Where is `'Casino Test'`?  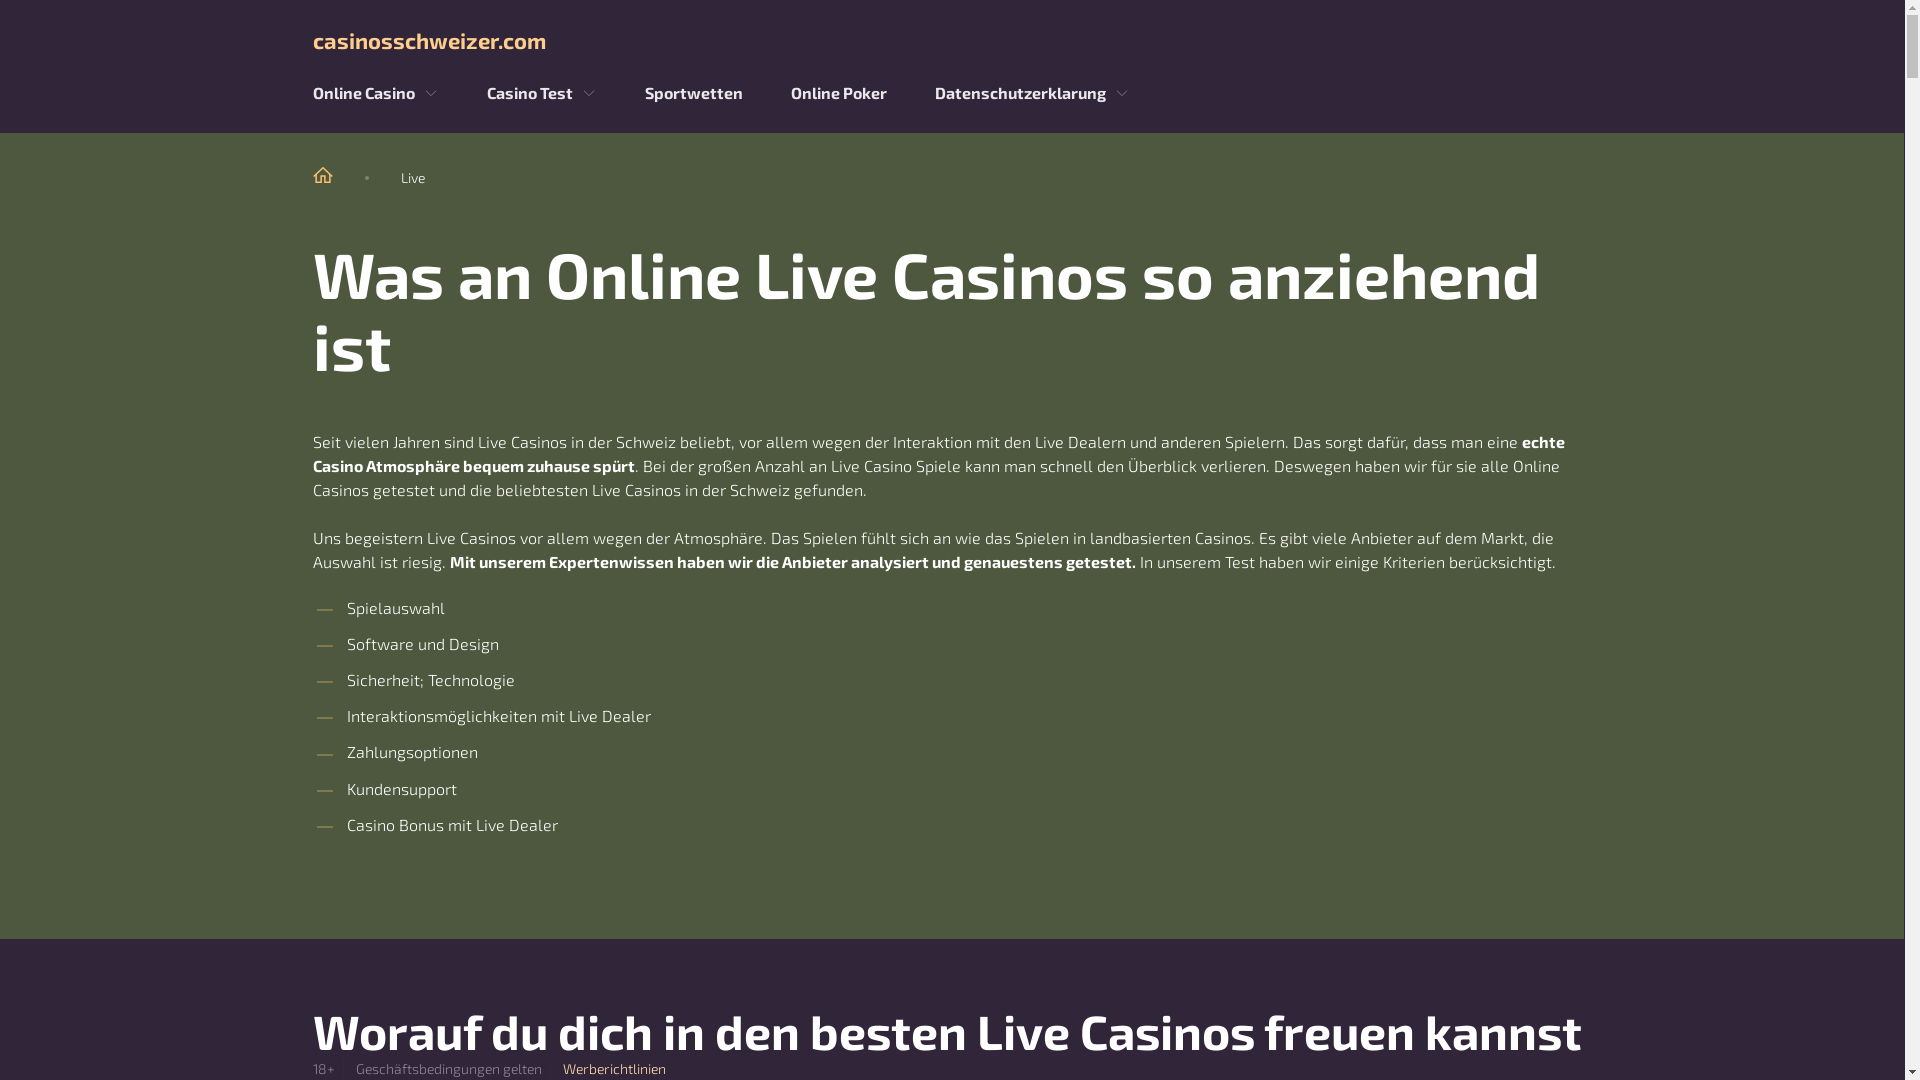 'Casino Test' is located at coordinates (528, 92).